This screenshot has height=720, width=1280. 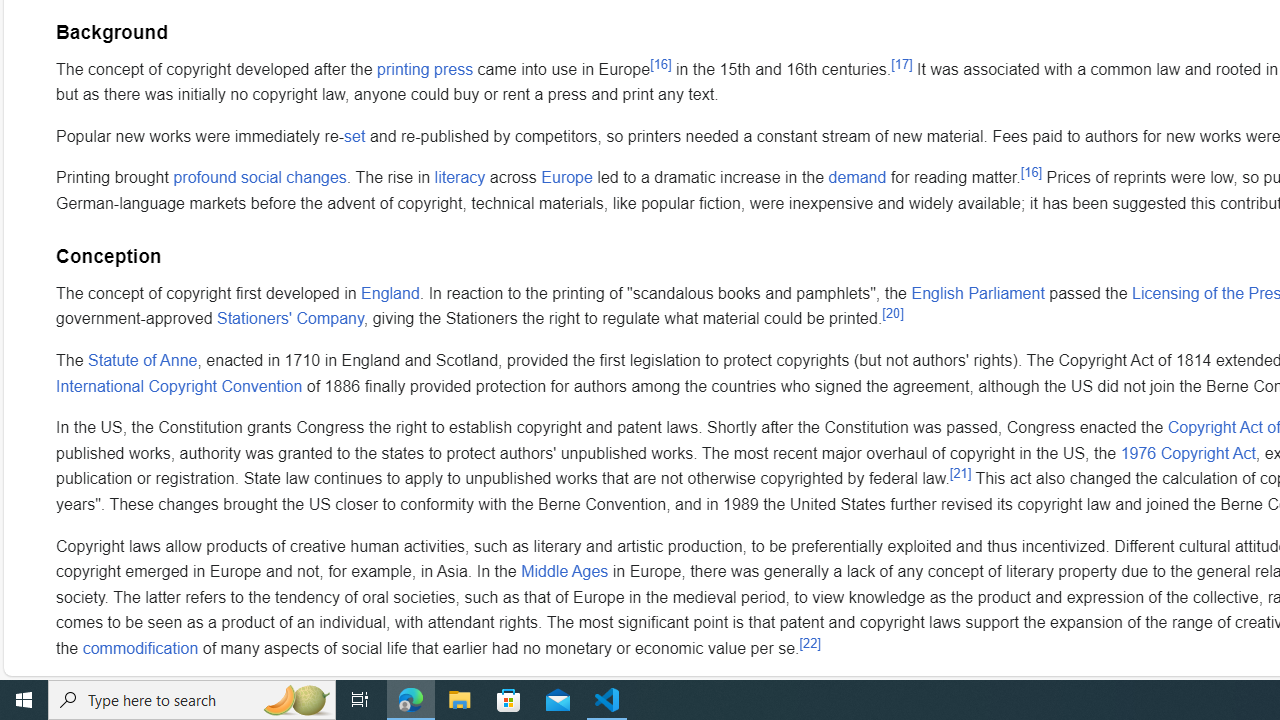 I want to click on 'printing press', so click(x=424, y=67).